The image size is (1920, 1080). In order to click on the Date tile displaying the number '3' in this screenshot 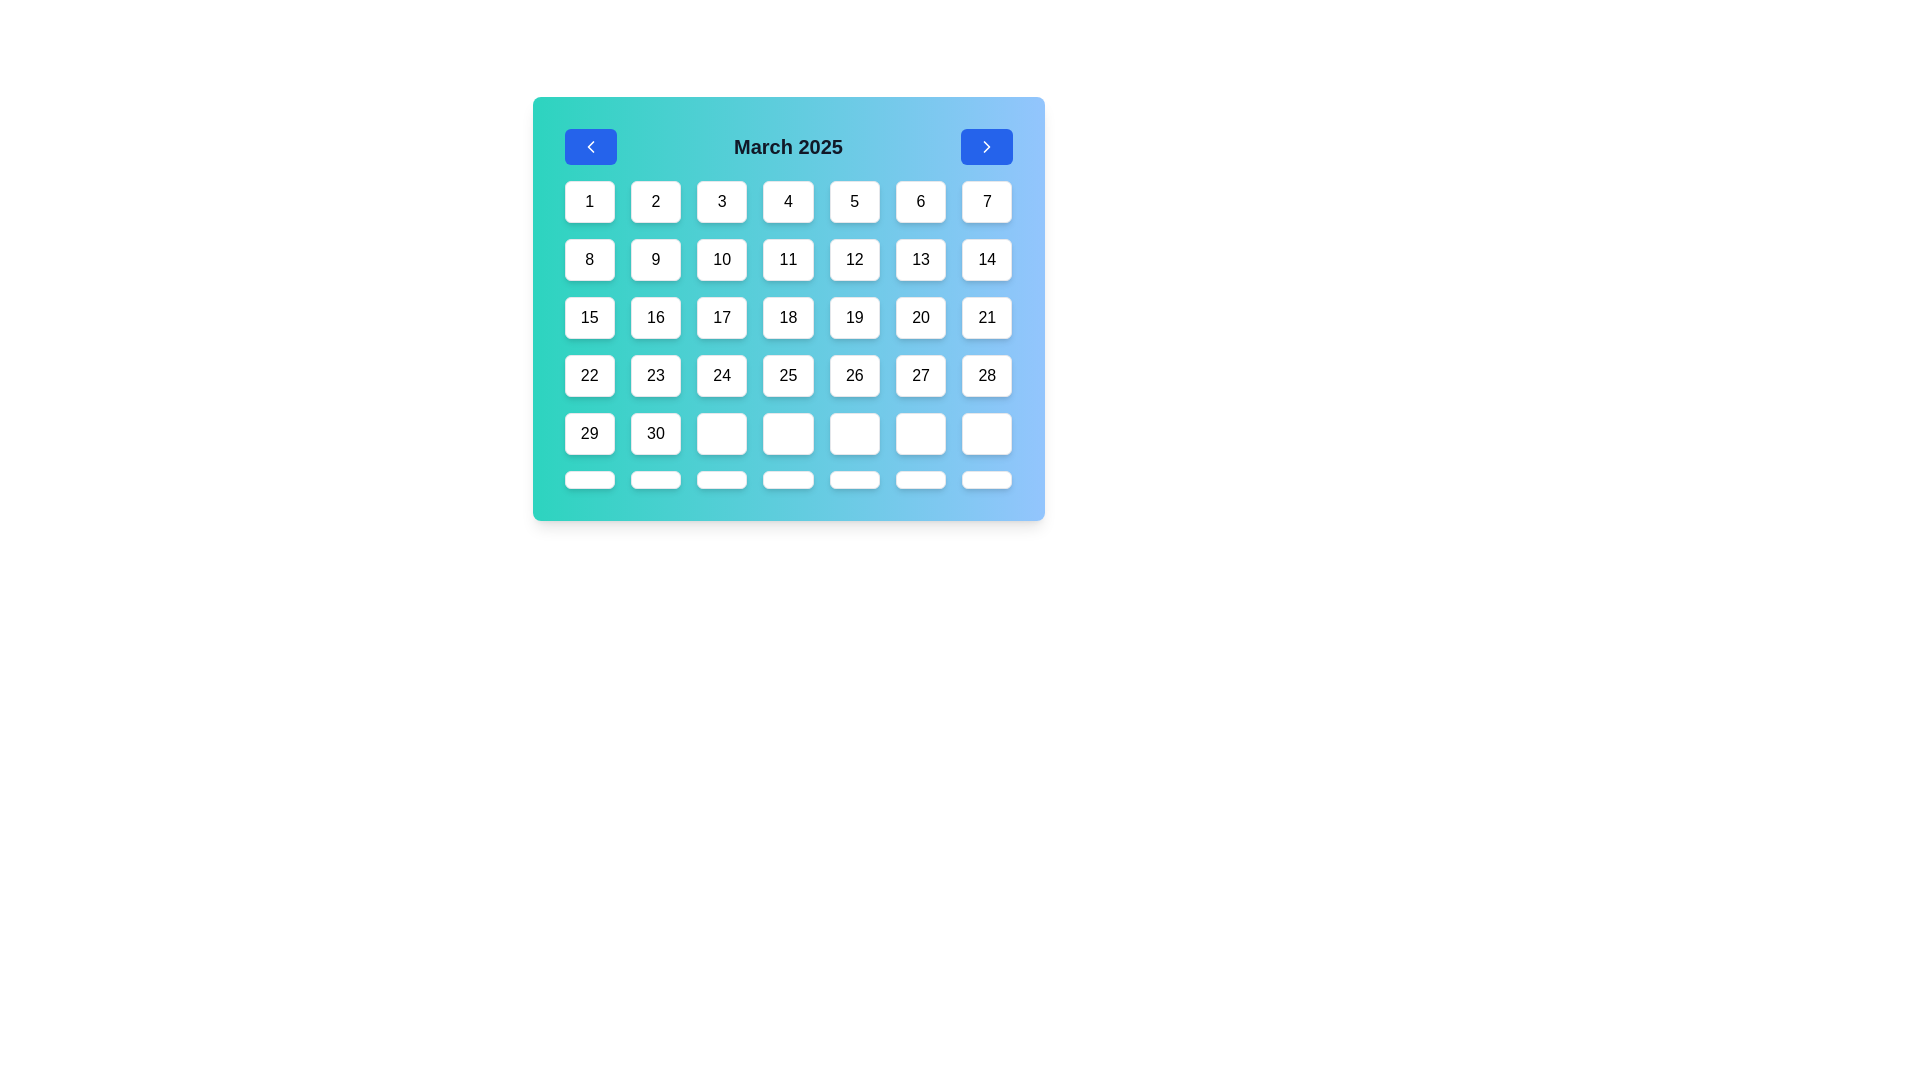, I will do `click(721, 201)`.